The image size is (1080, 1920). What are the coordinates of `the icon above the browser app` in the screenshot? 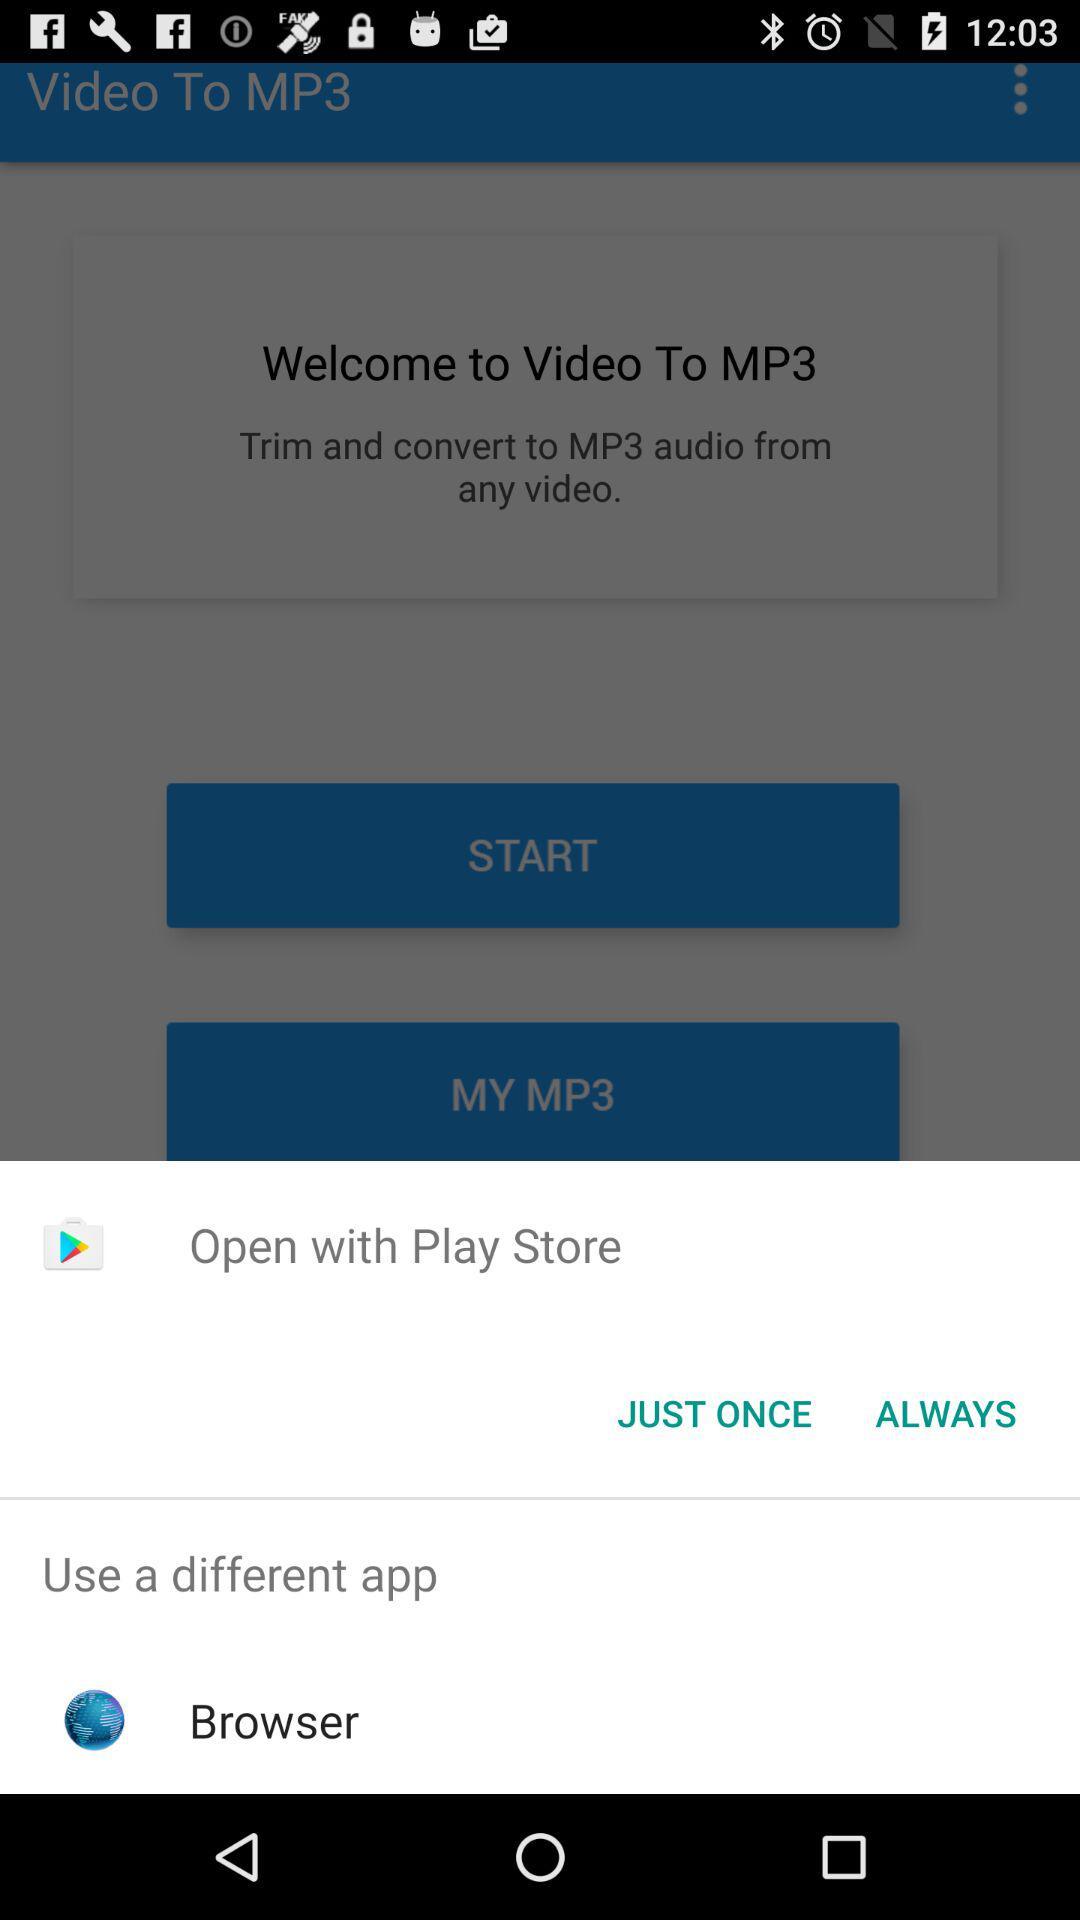 It's located at (540, 1572).